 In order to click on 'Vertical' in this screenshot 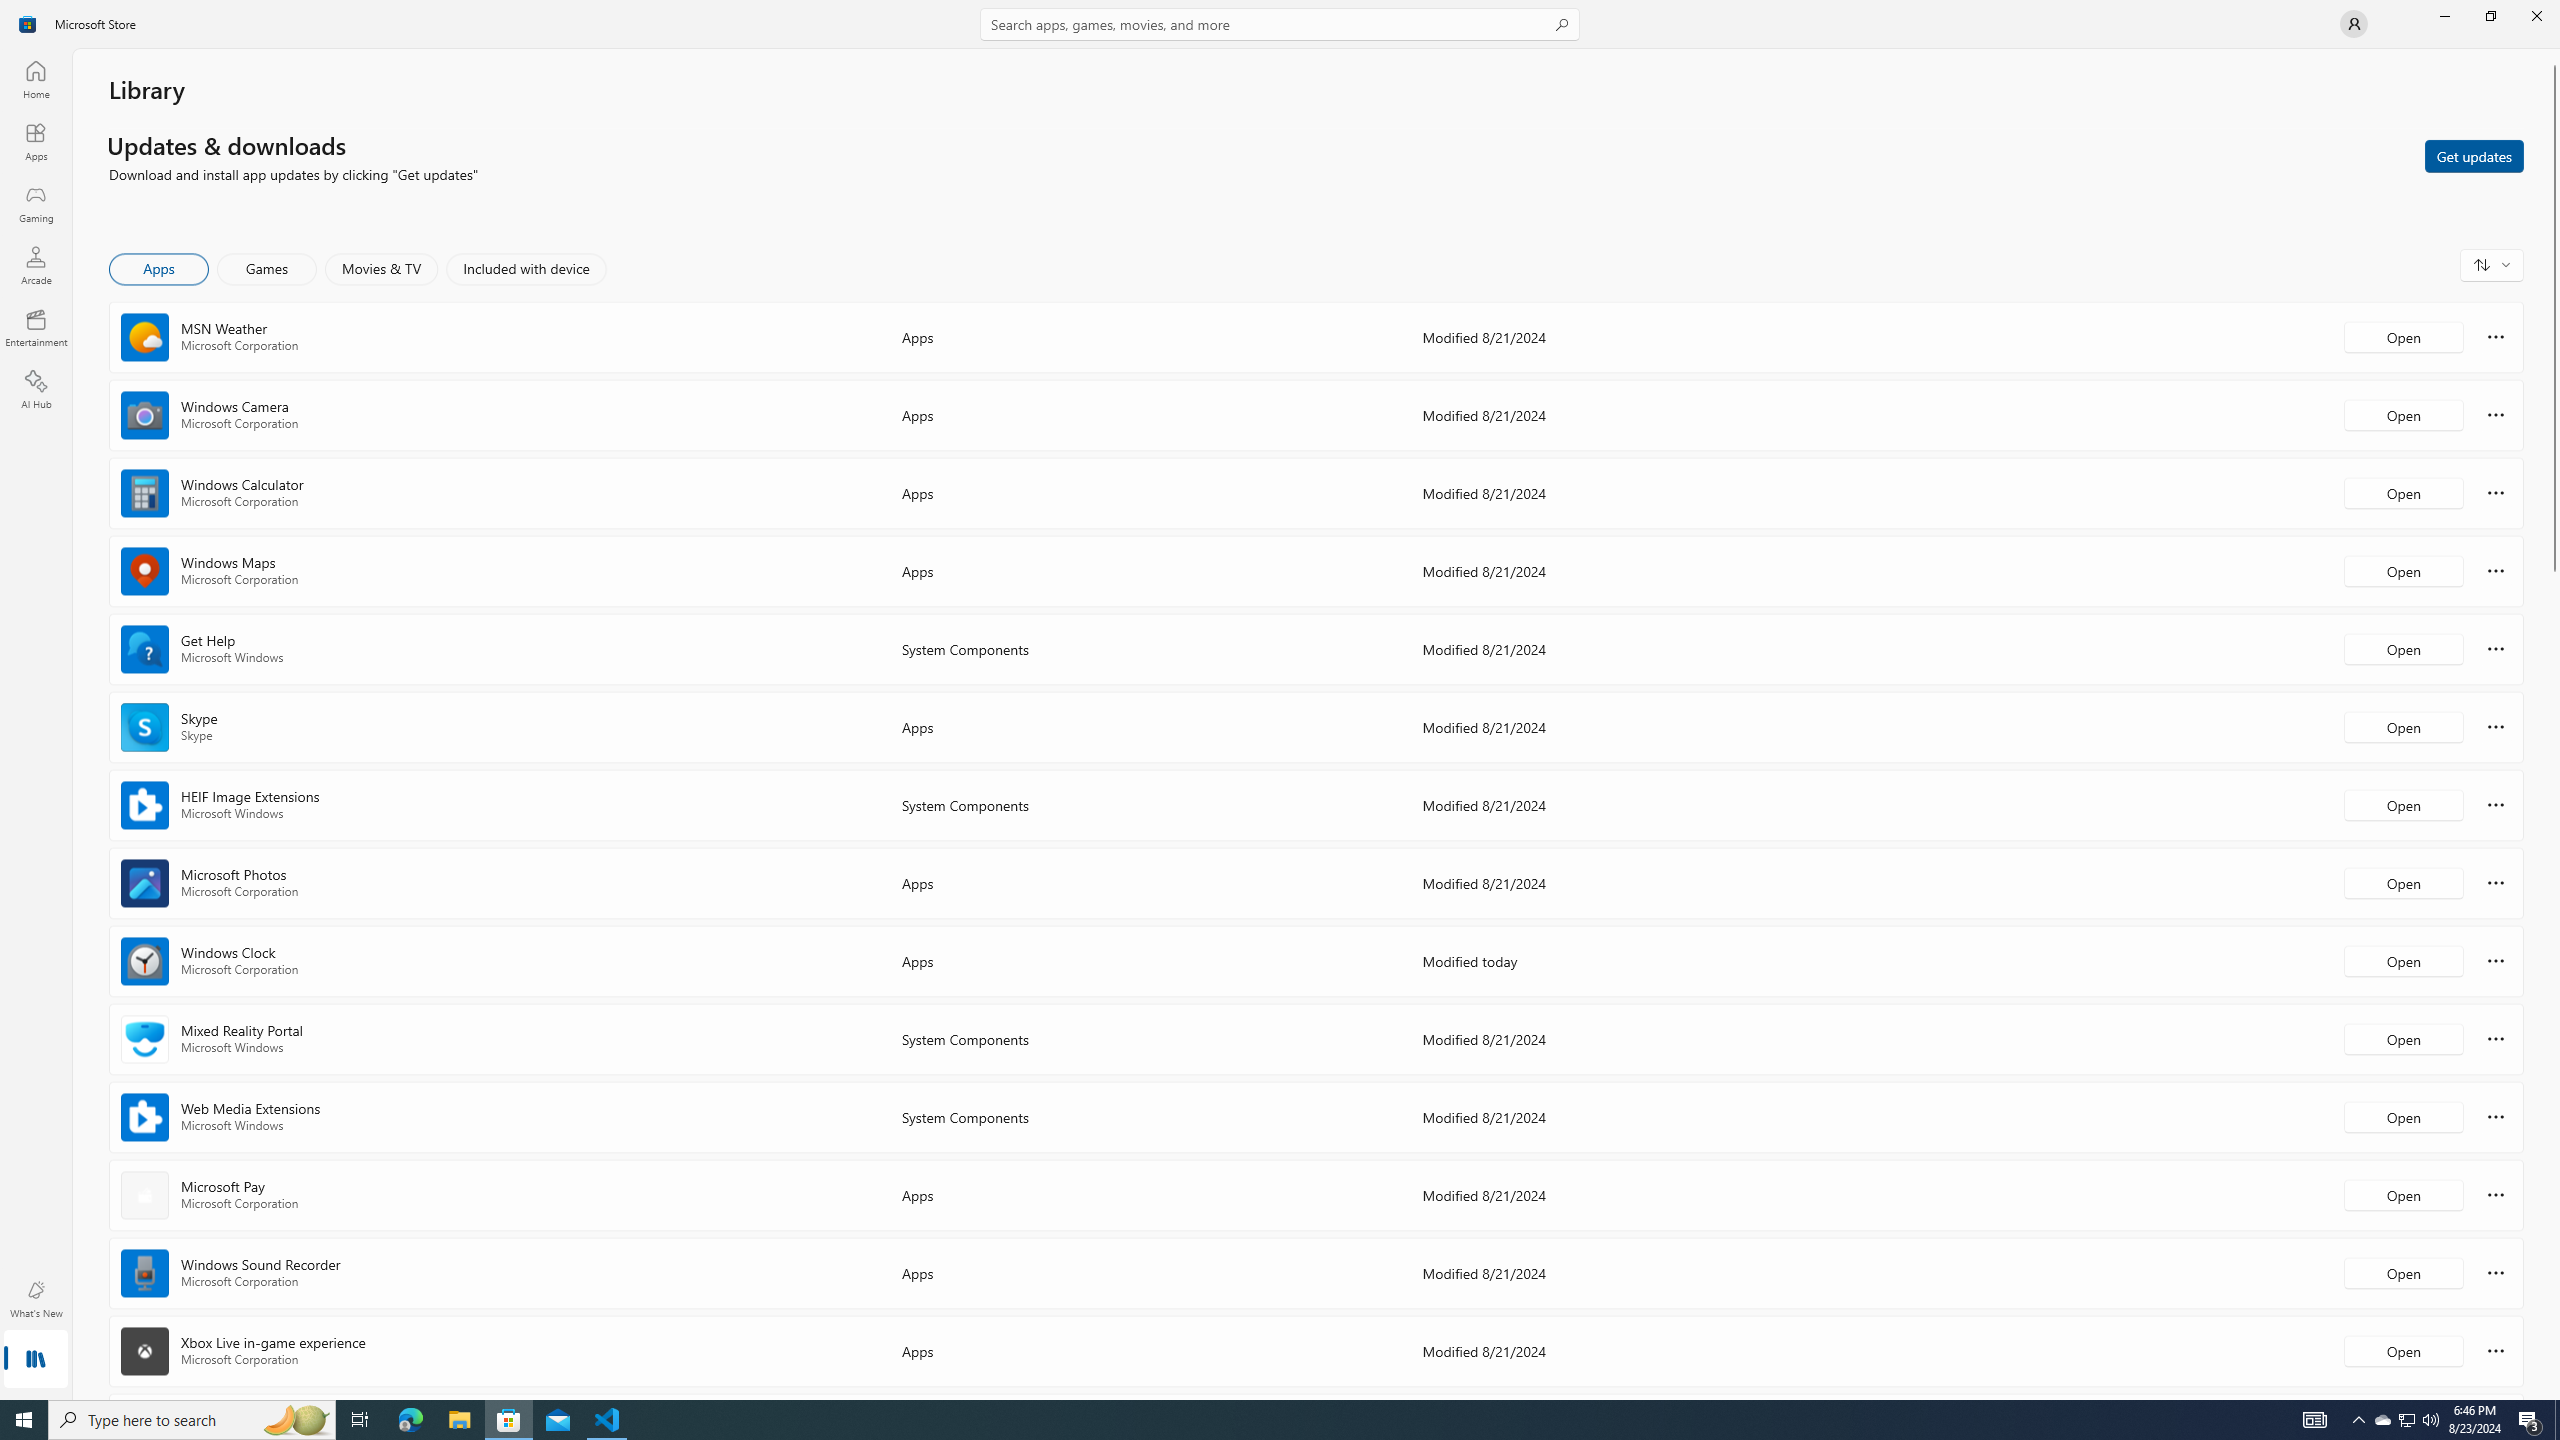, I will do `click(2552, 724)`.